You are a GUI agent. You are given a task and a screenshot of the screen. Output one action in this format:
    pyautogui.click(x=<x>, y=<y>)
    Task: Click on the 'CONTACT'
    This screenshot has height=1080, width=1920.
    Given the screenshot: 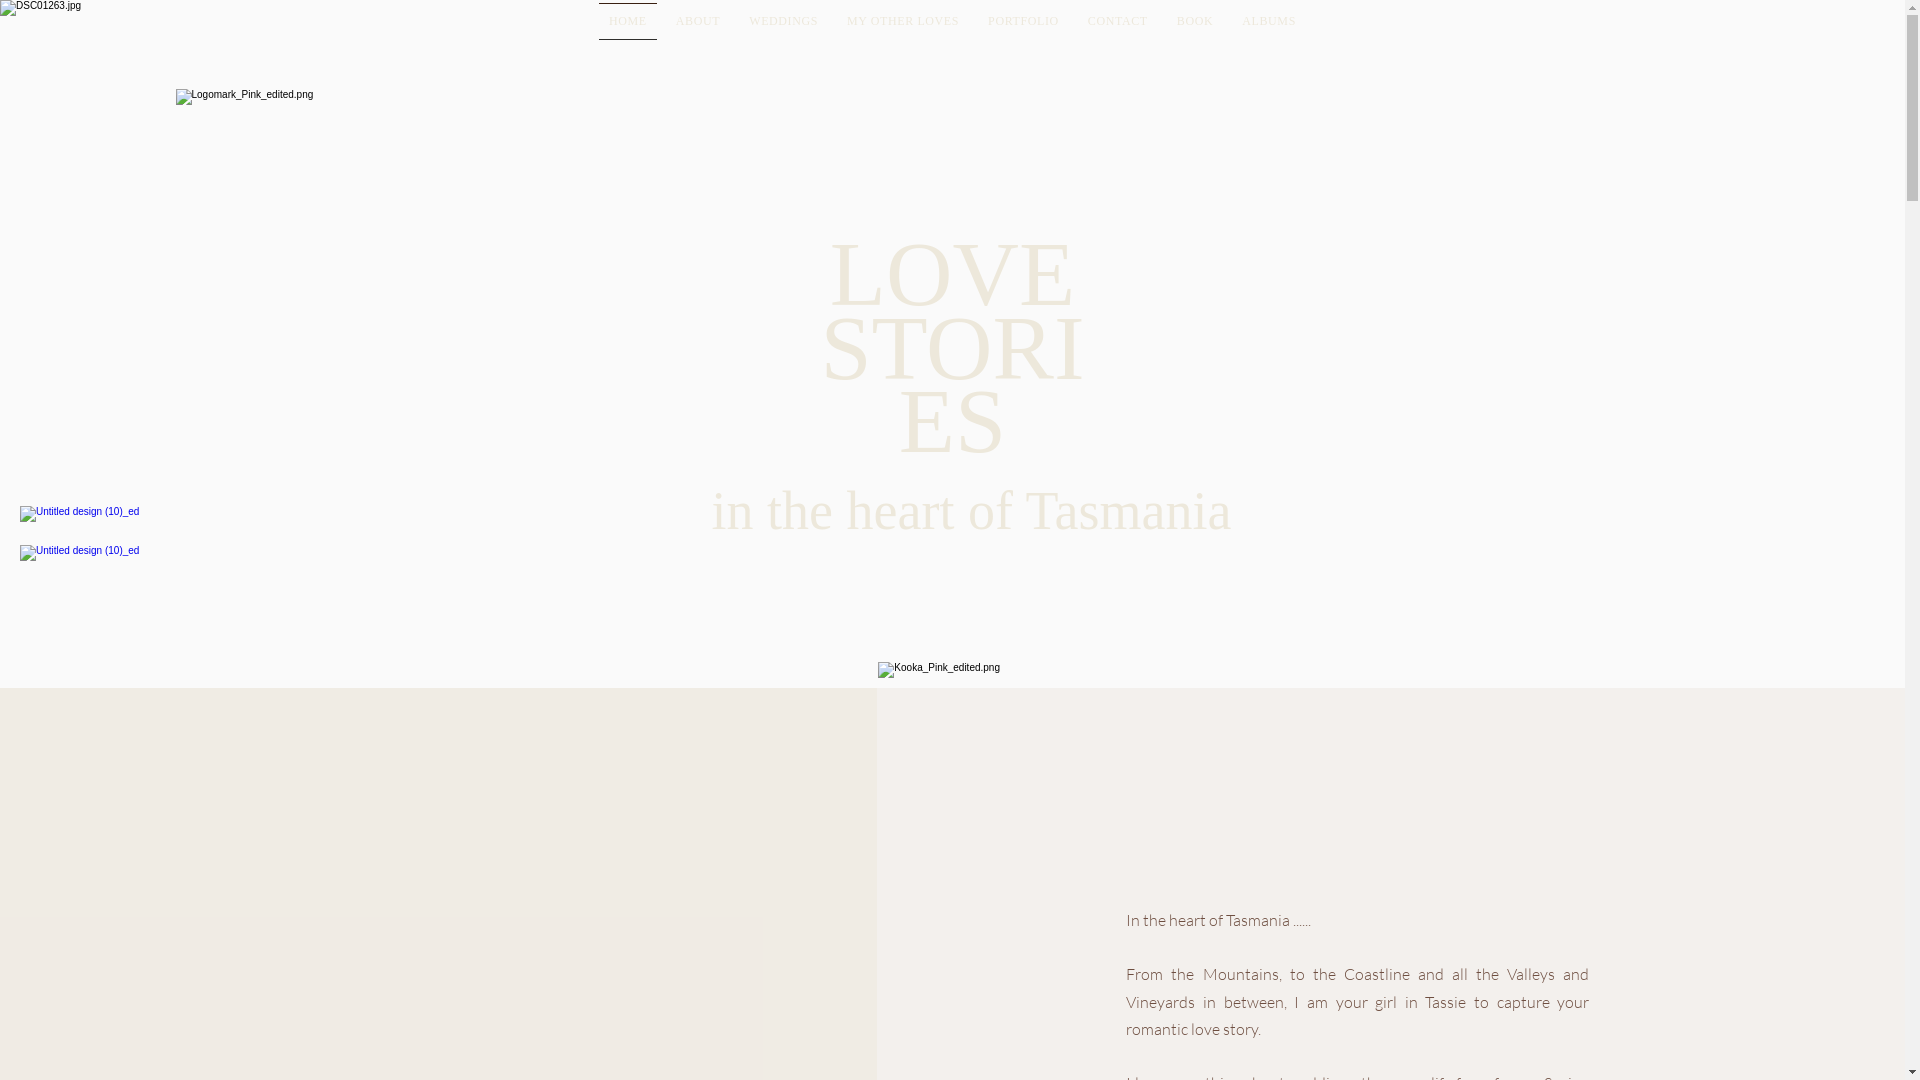 What is the action you would take?
    pyautogui.click(x=1116, y=21)
    